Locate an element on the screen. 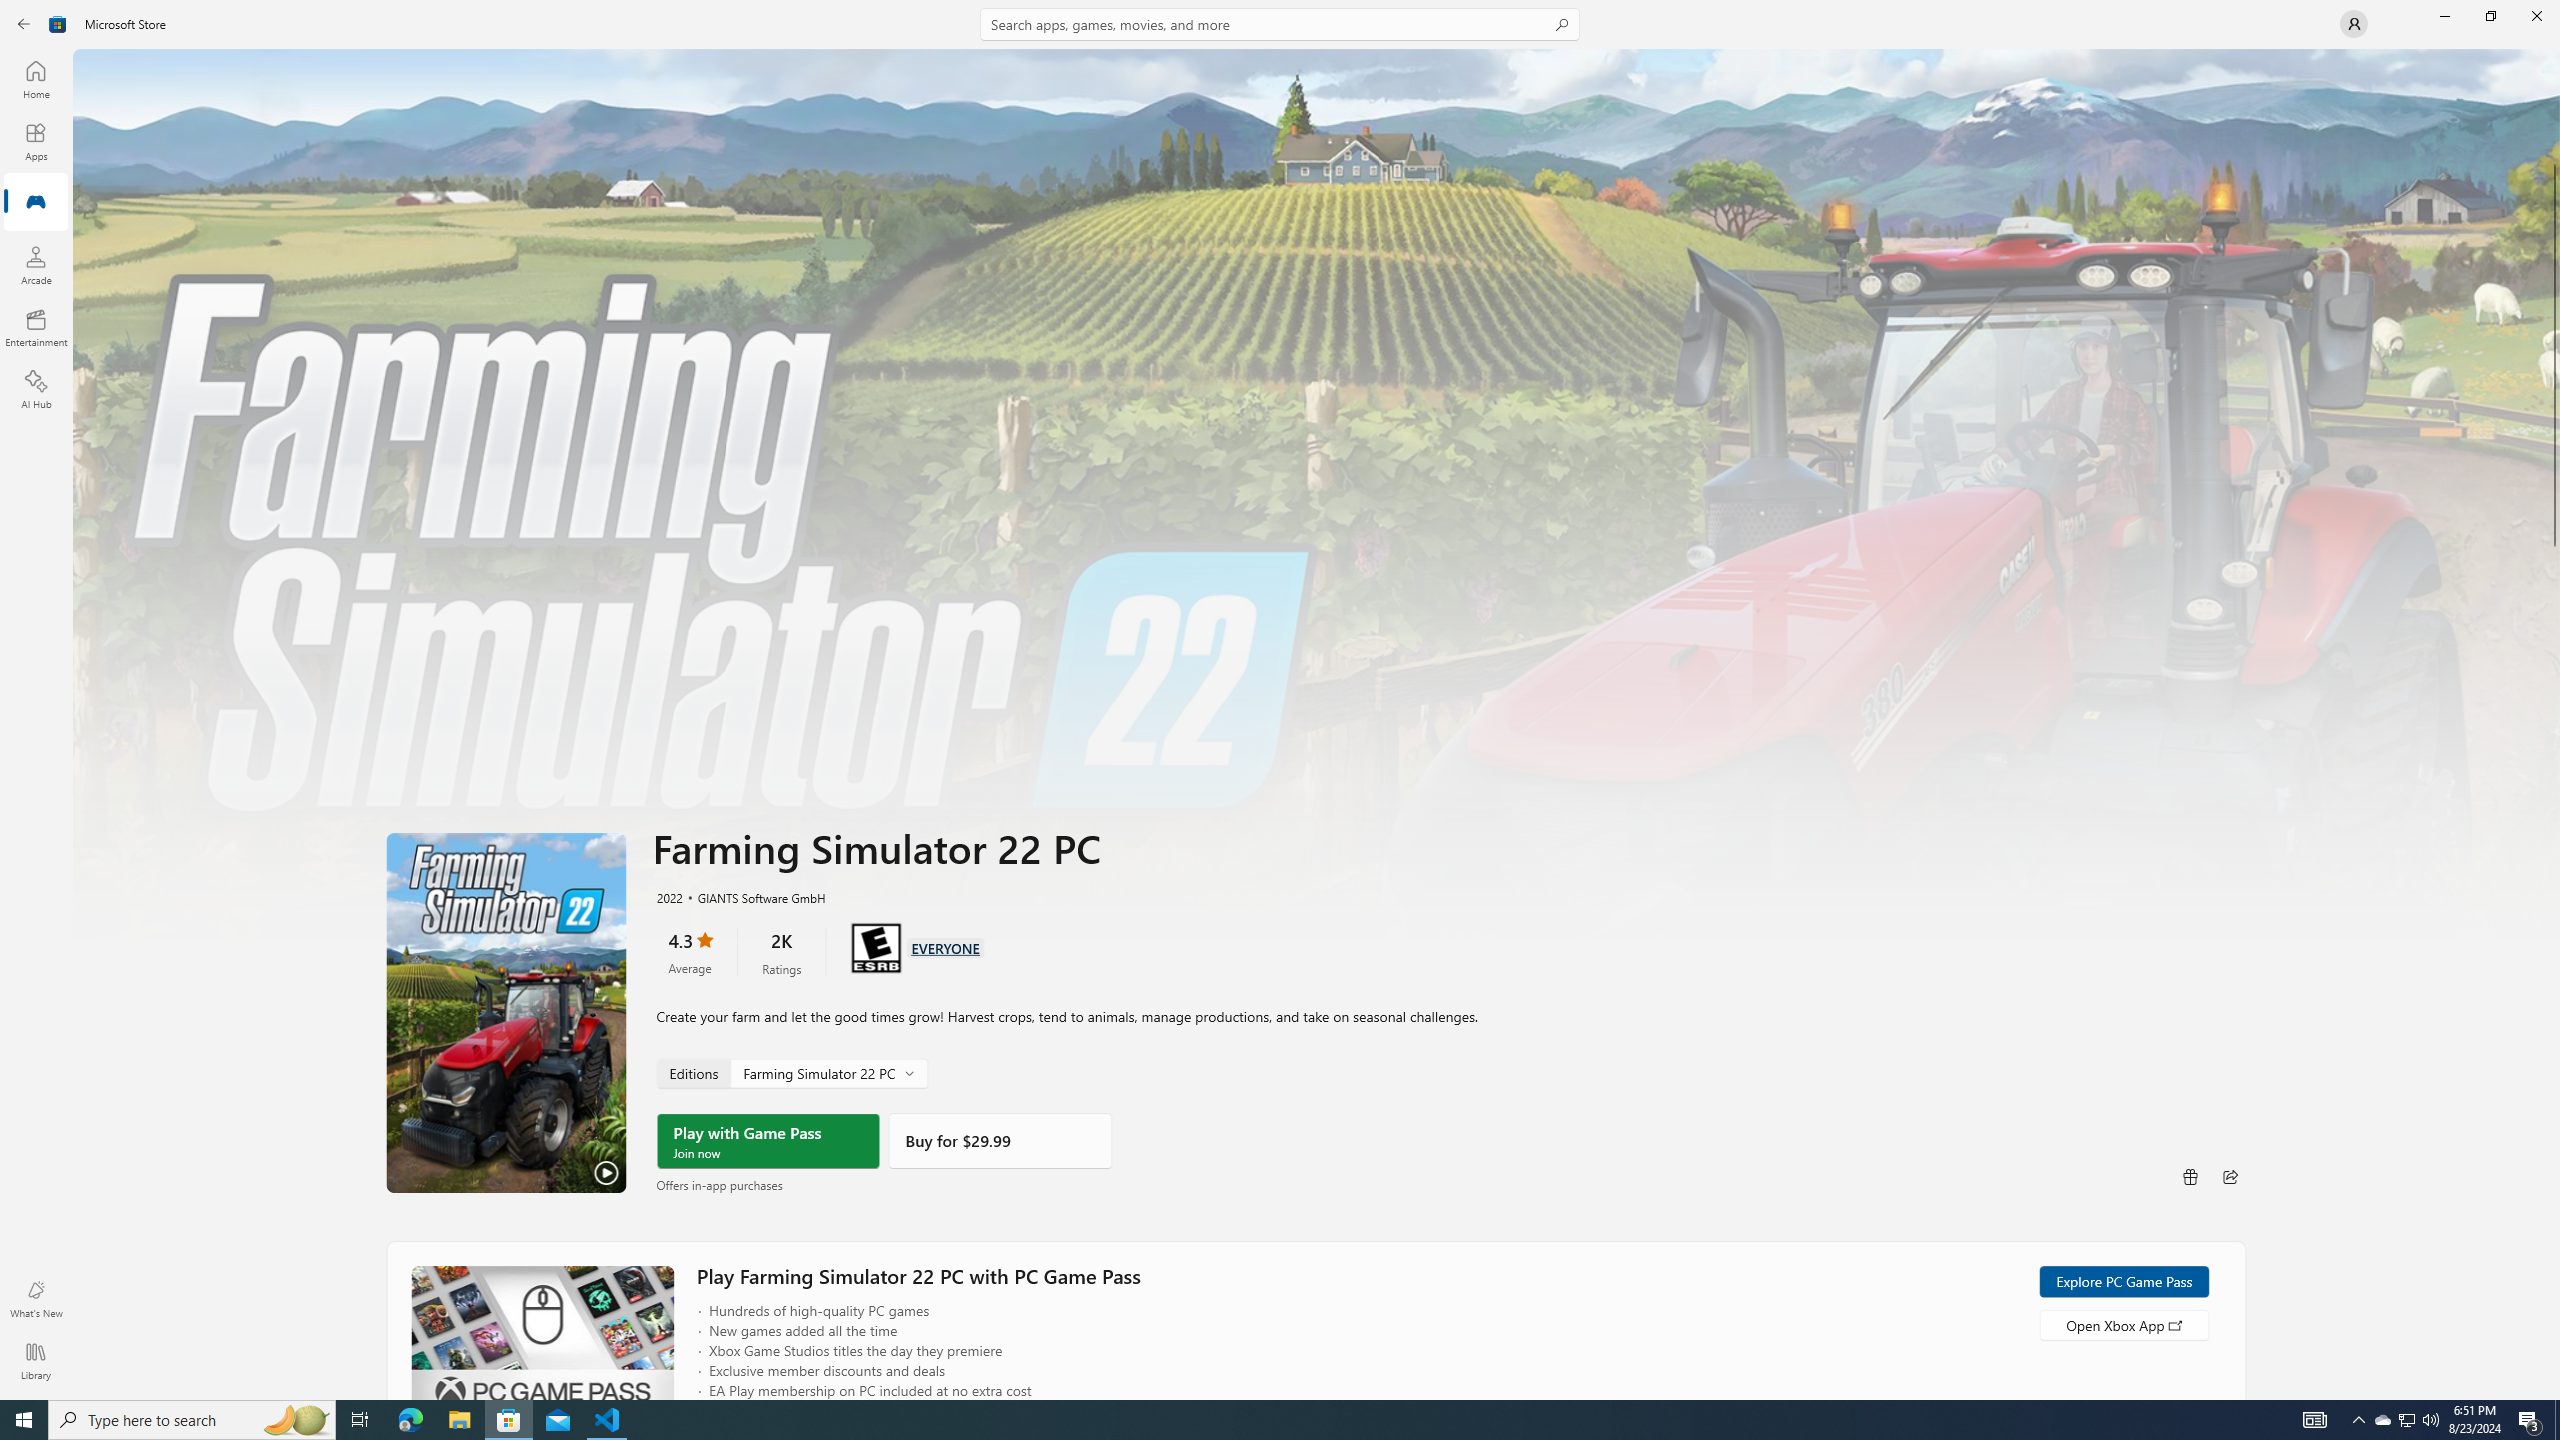  'Vertical Small Increase' is located at coordinates (2552, 1393).